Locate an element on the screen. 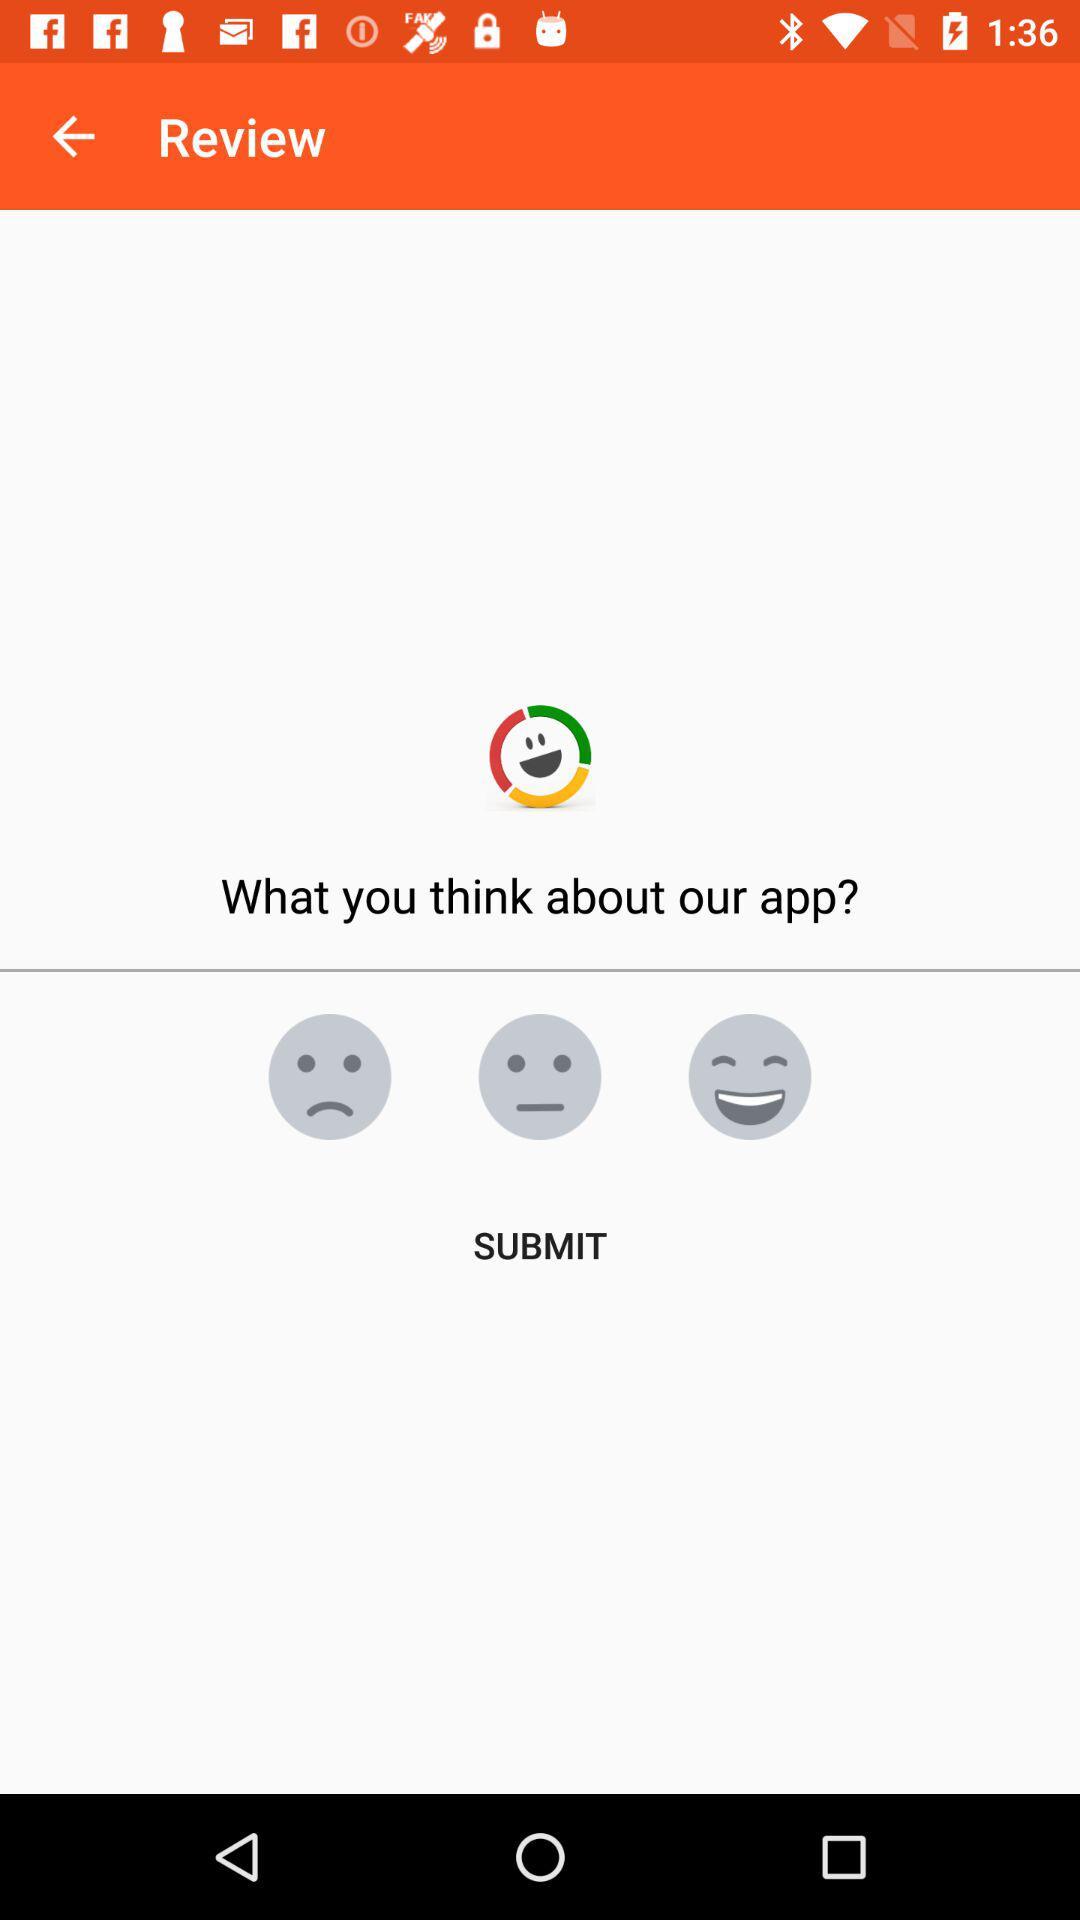 This screenshot has width=1080, height=1920. neutral opinion smiley is located at coordinates (540, 1075).